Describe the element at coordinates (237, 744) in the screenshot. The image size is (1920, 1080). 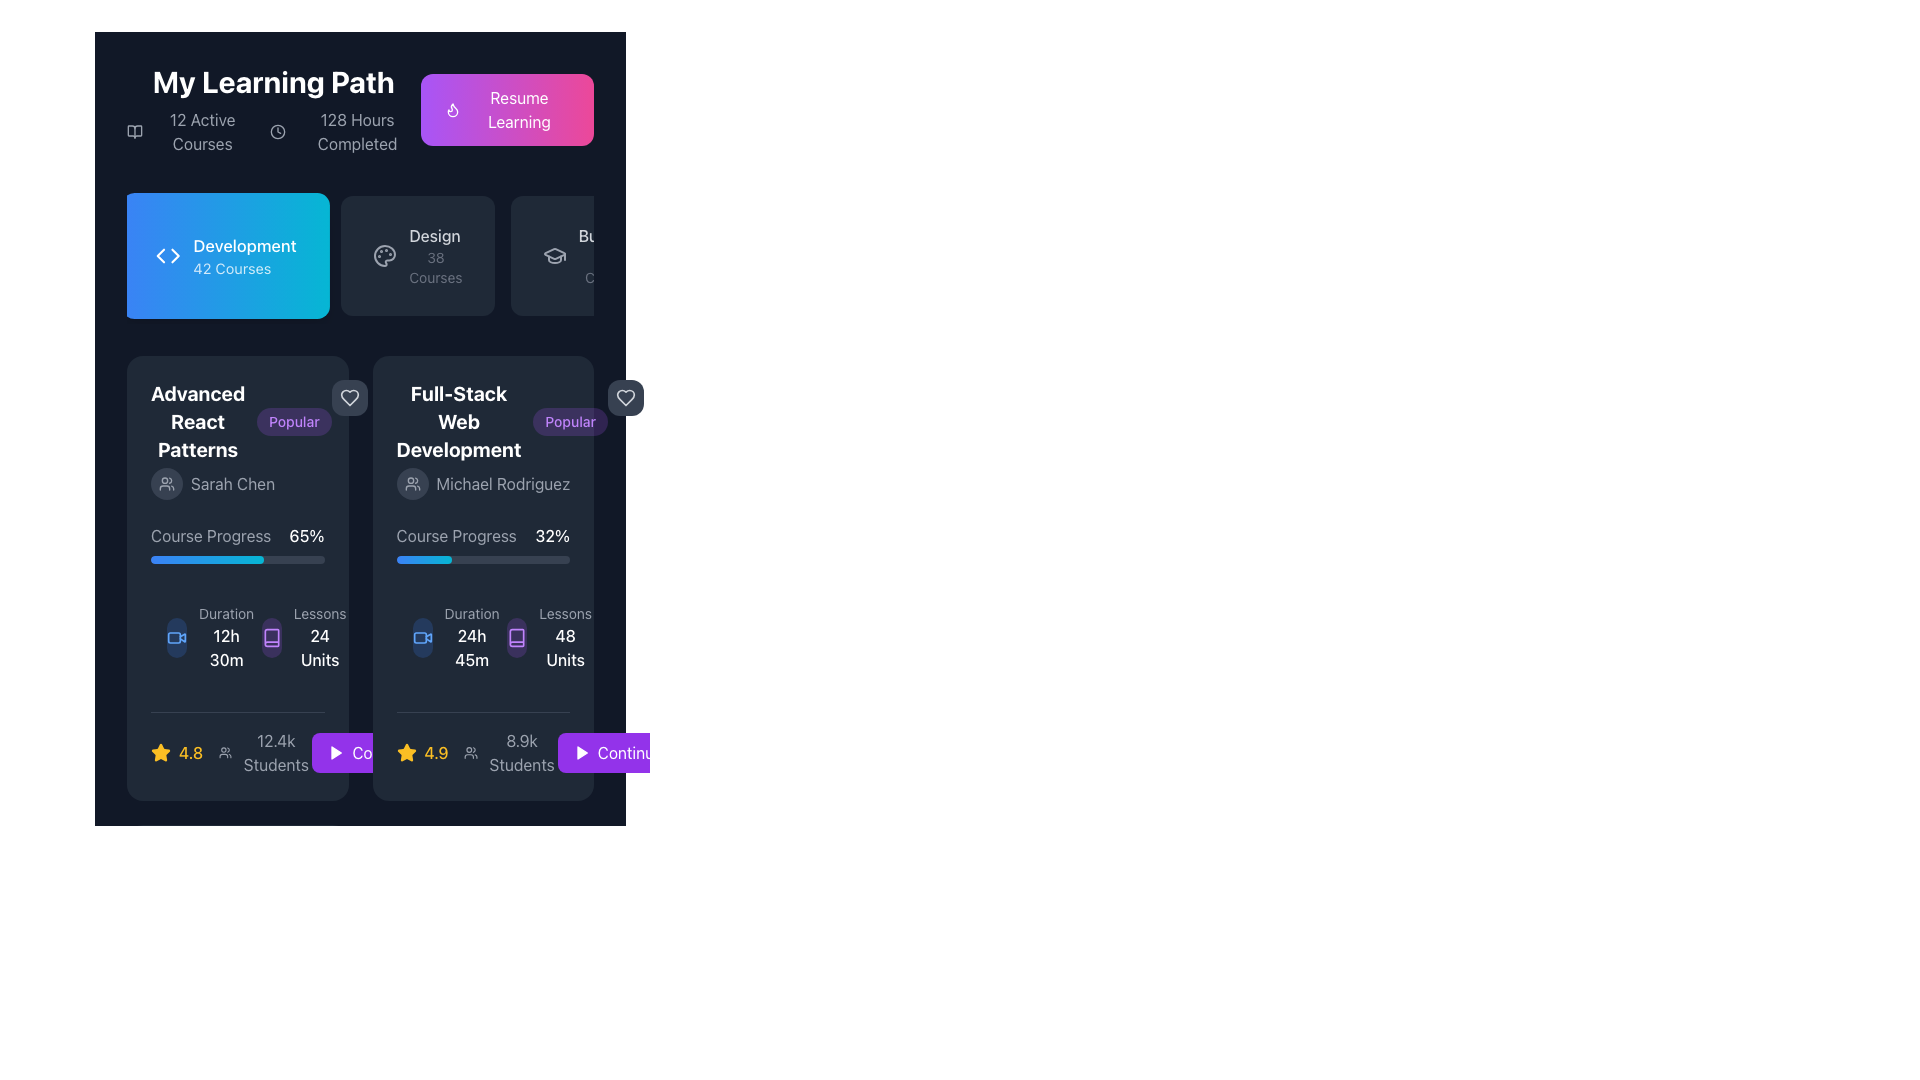
I see `displayed information from the informational display panel located at the bottom of the 'Advanced React Patterns' card, which shows a rating of '4.8' and '12.4k Students'` at that location.